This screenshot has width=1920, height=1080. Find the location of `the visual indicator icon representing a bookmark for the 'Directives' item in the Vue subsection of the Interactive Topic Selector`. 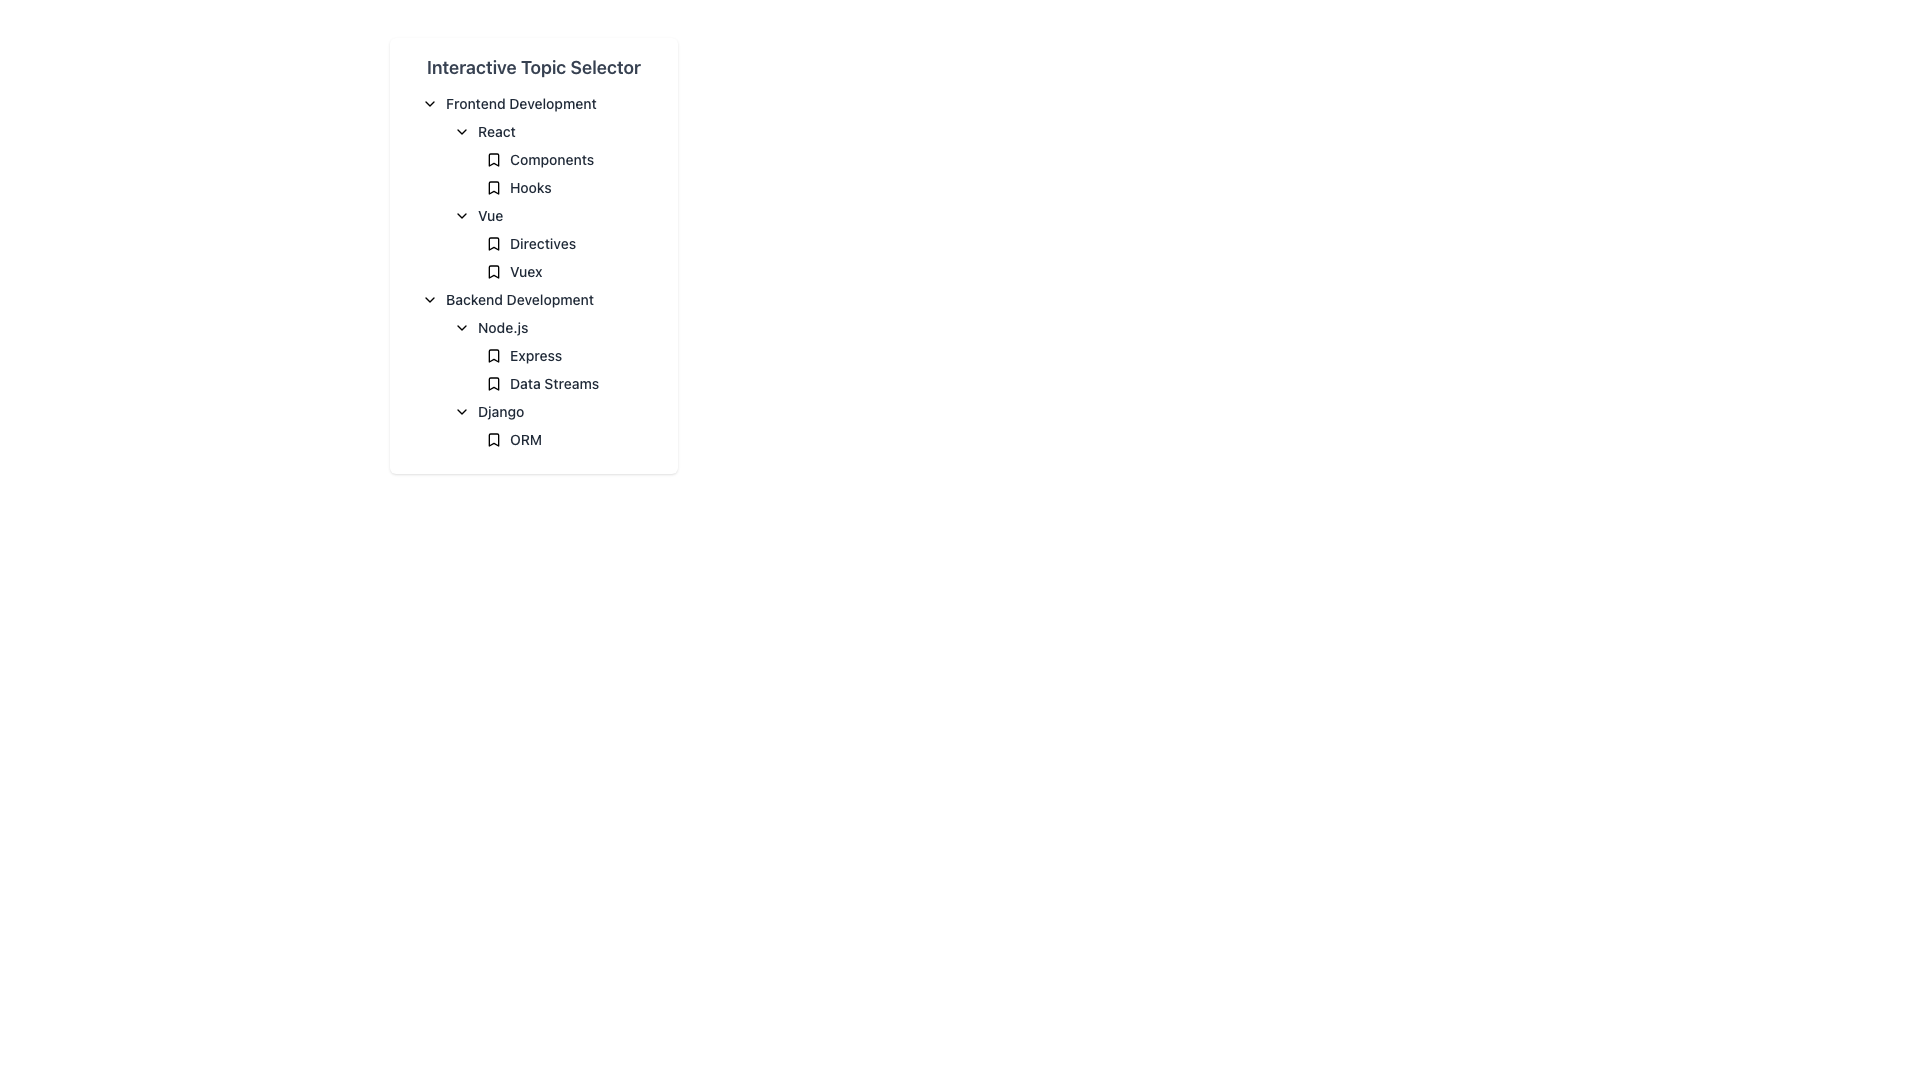

the visual indicator icon representing a bookmark for the 'Directives' item in the Vue subsection of the Interactive Topic Selector is located at coordinates (494, 242).